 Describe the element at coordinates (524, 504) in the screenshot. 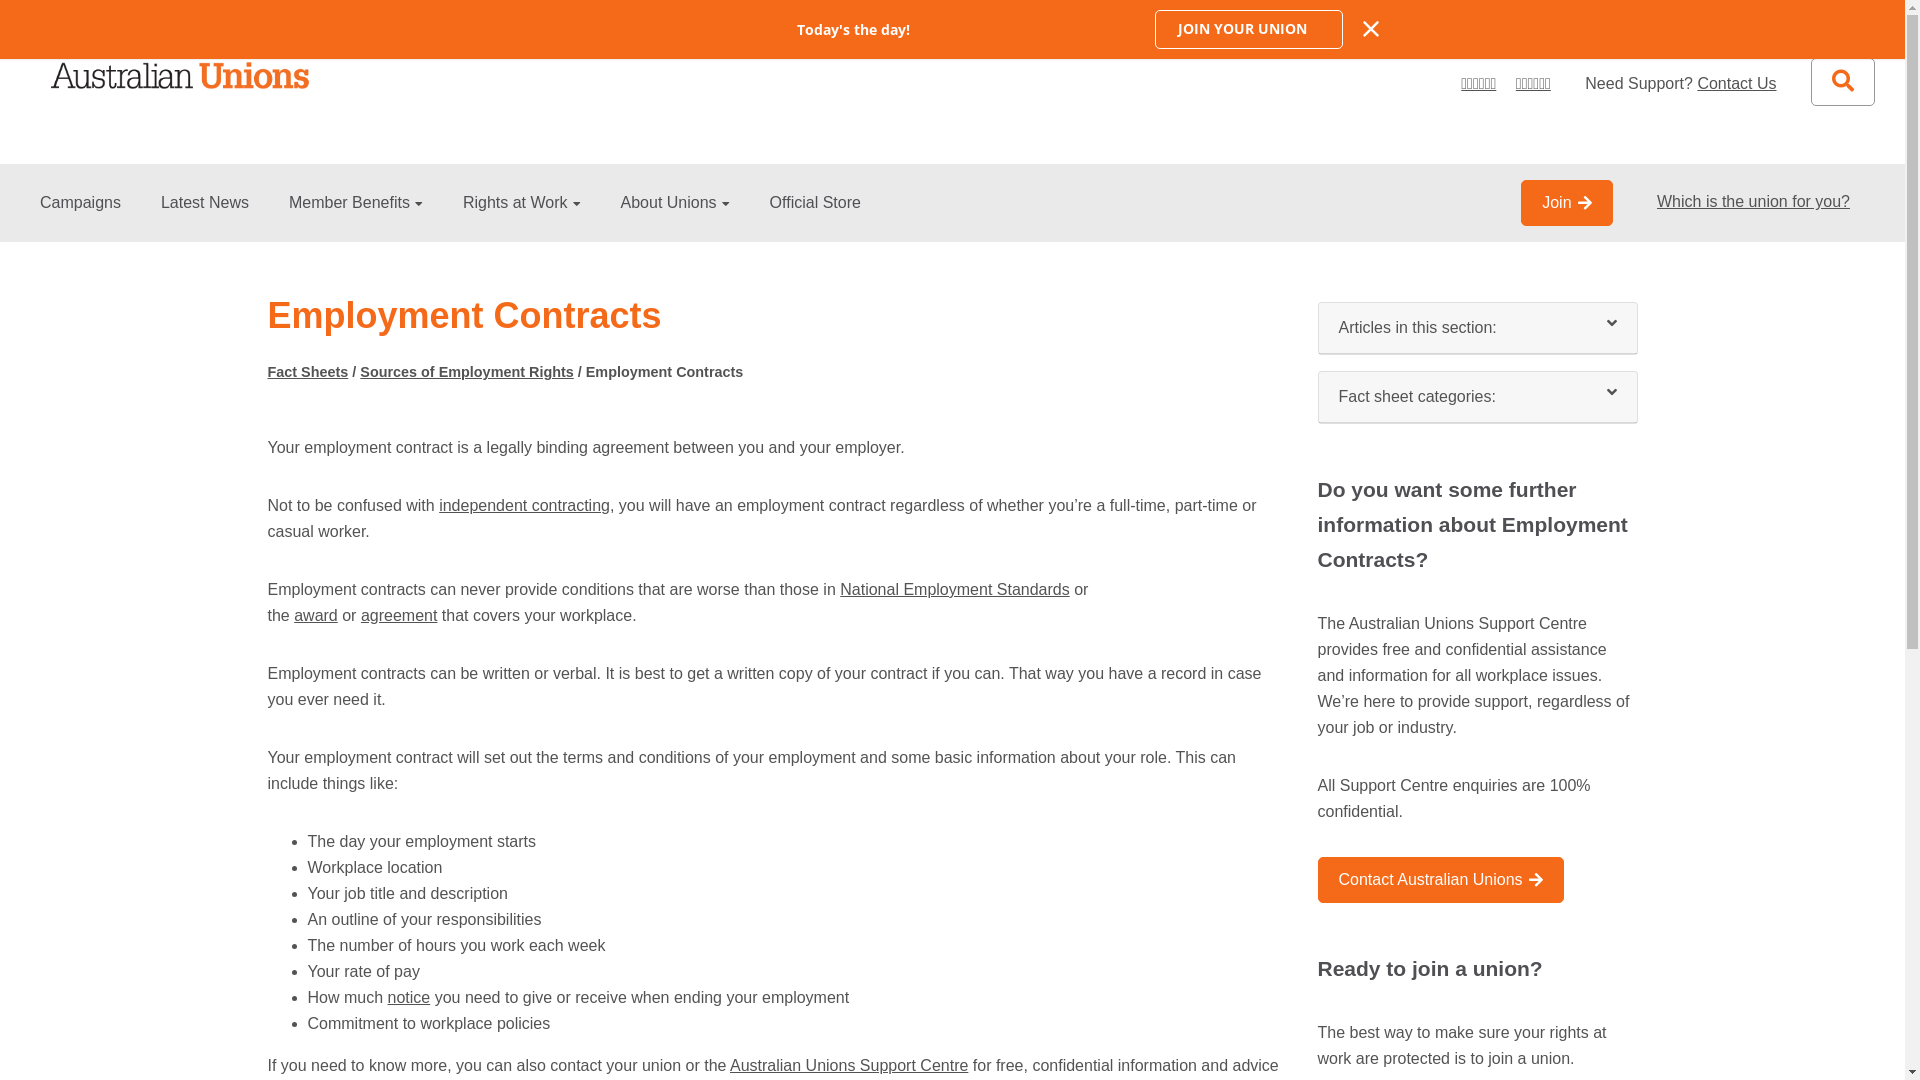

I see `'independent contracting'` at that location.